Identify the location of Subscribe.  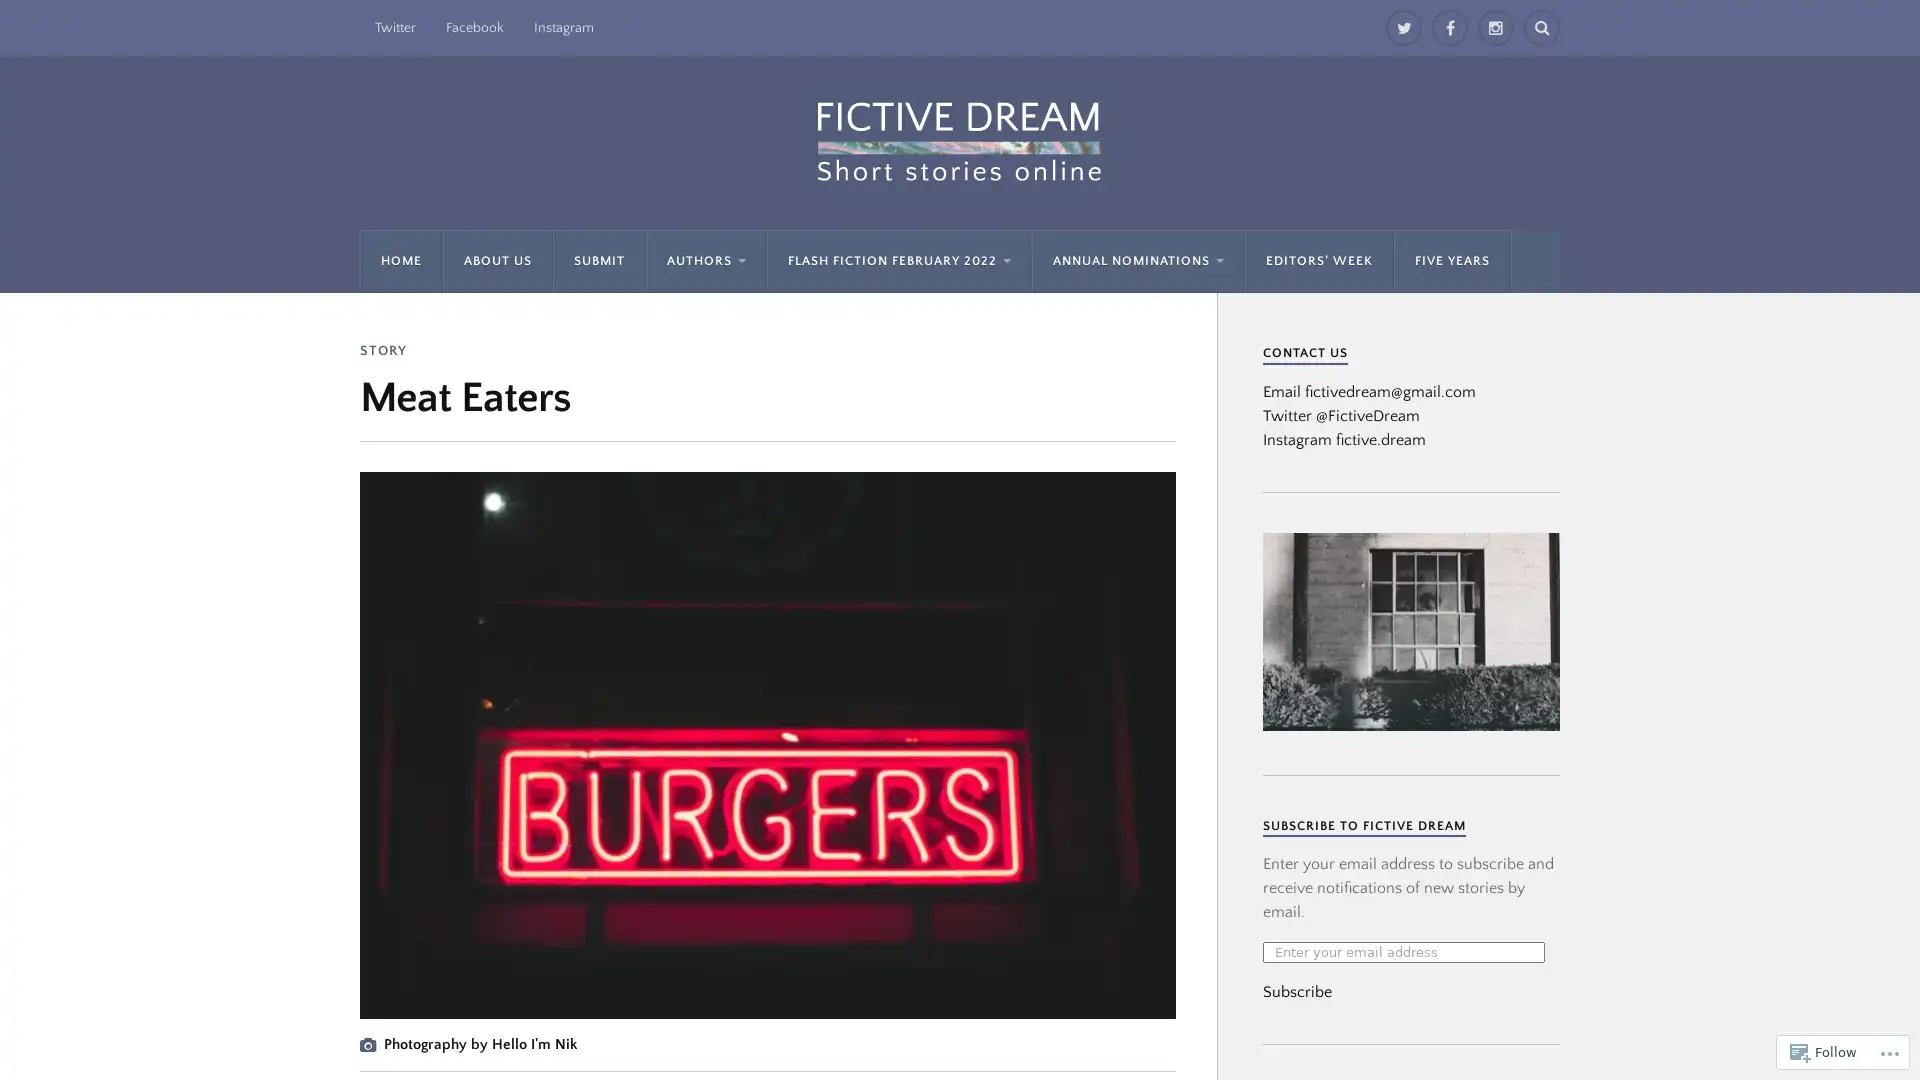
(1297, 991).